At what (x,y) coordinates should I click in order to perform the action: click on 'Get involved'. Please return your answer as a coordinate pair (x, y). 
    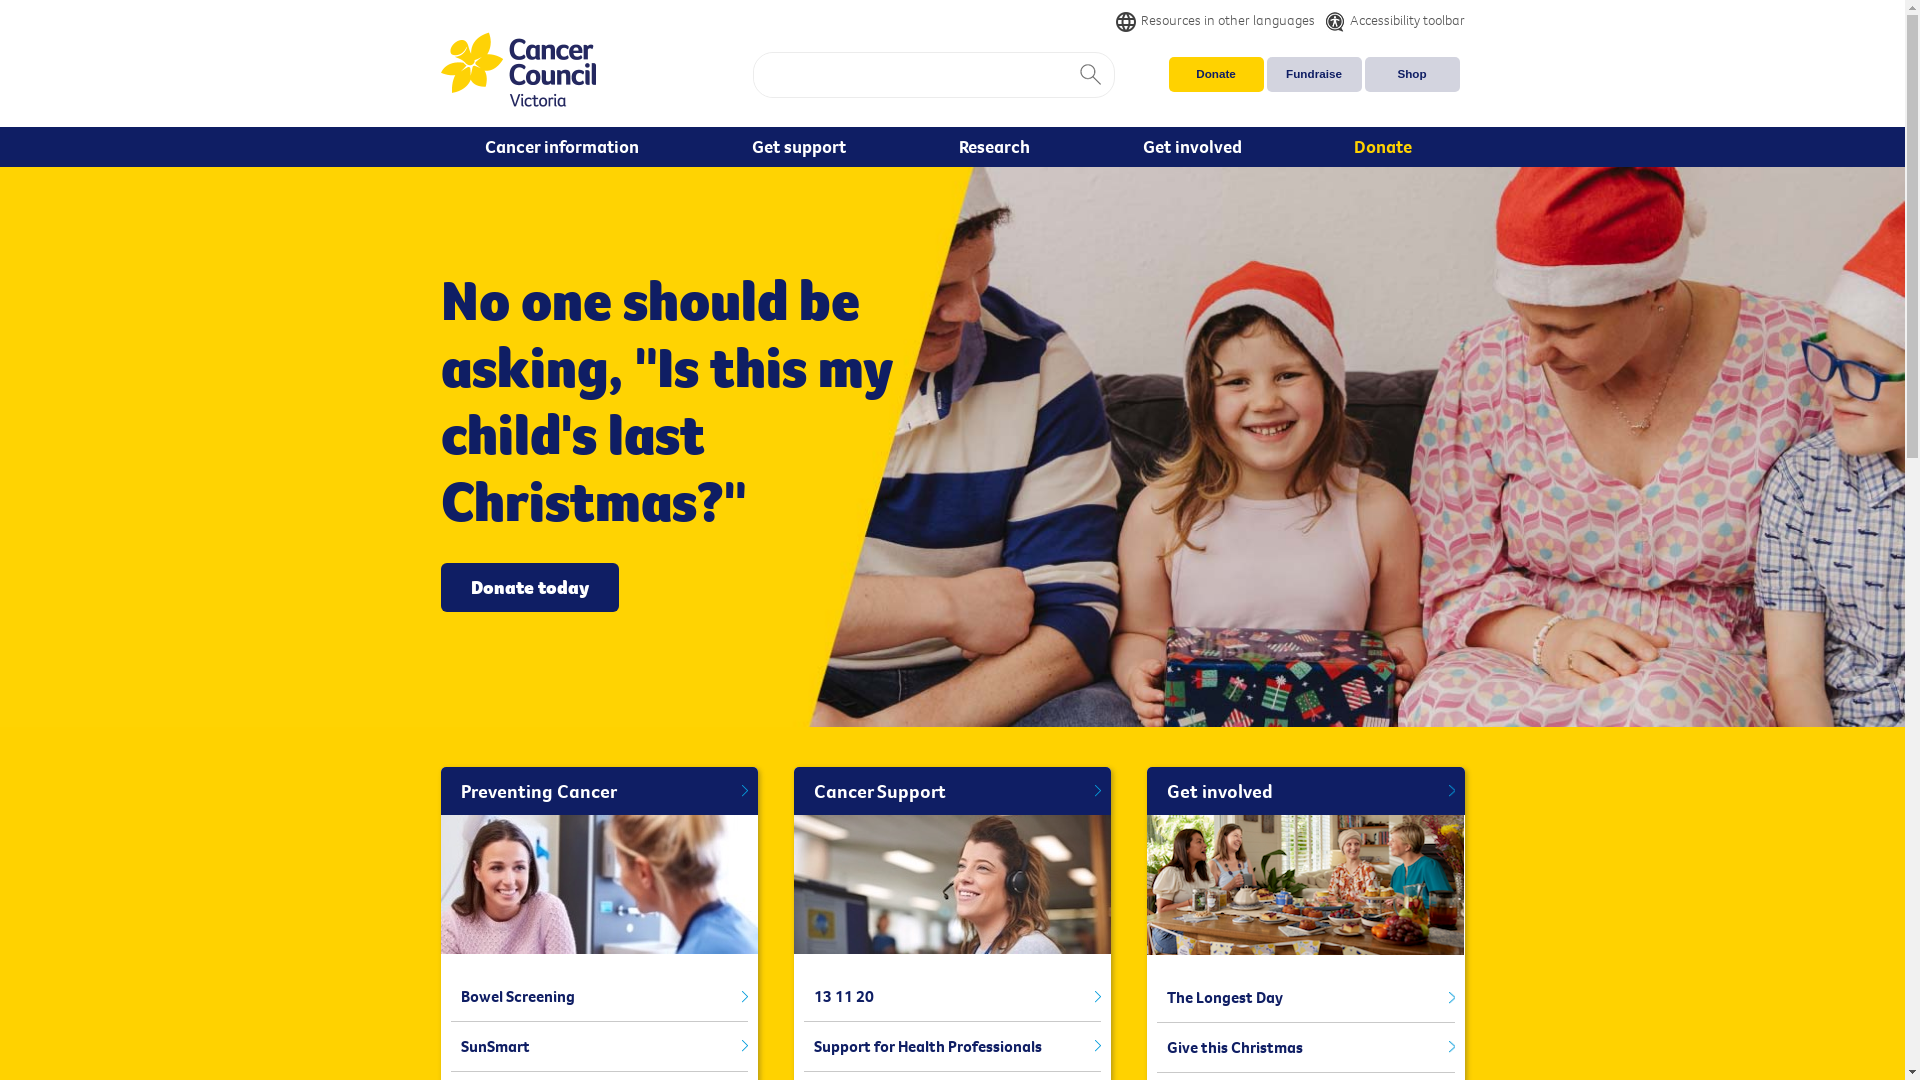
    Looking at the image, I should click on (1195, 145).